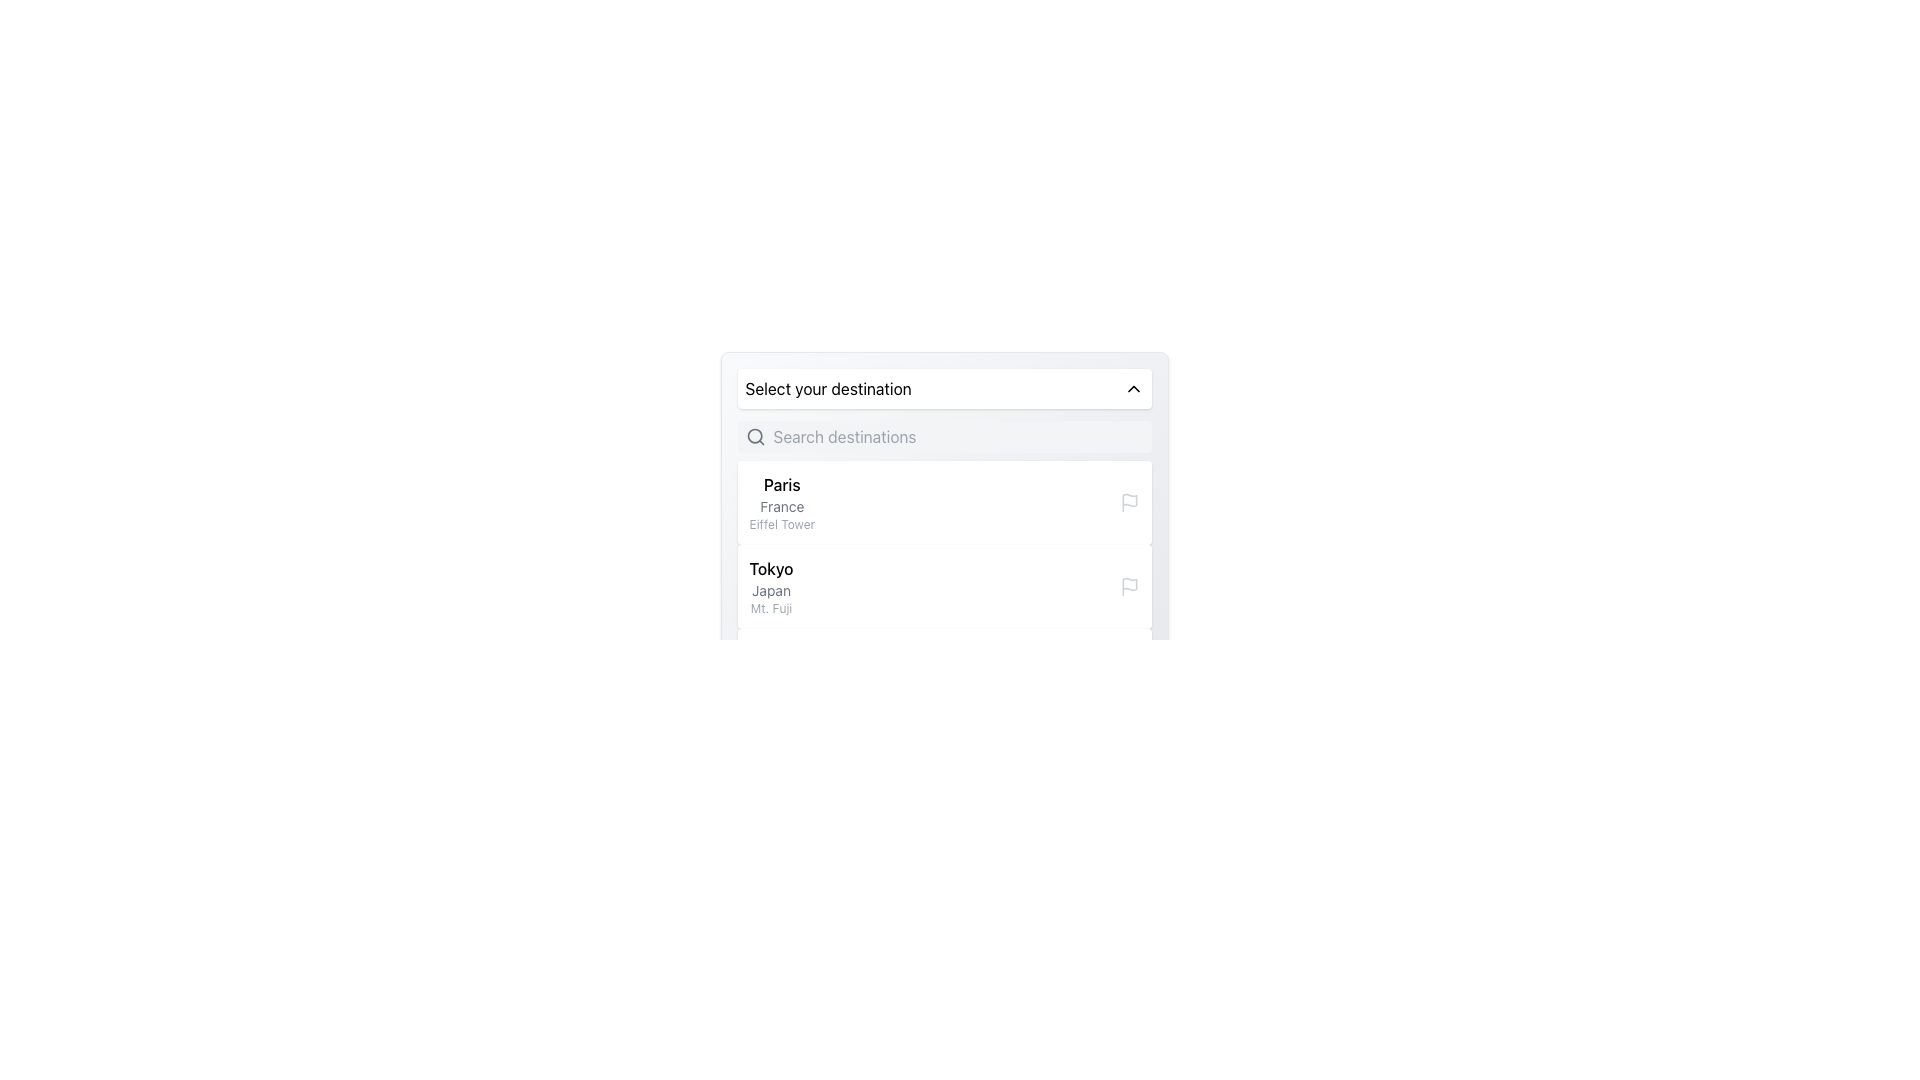  Describe the element at coordinates (781, 523) in the screenshot. I see `the non-interactive text label providing additional information about 'Paris, France', located below the 'France' label` at that location.